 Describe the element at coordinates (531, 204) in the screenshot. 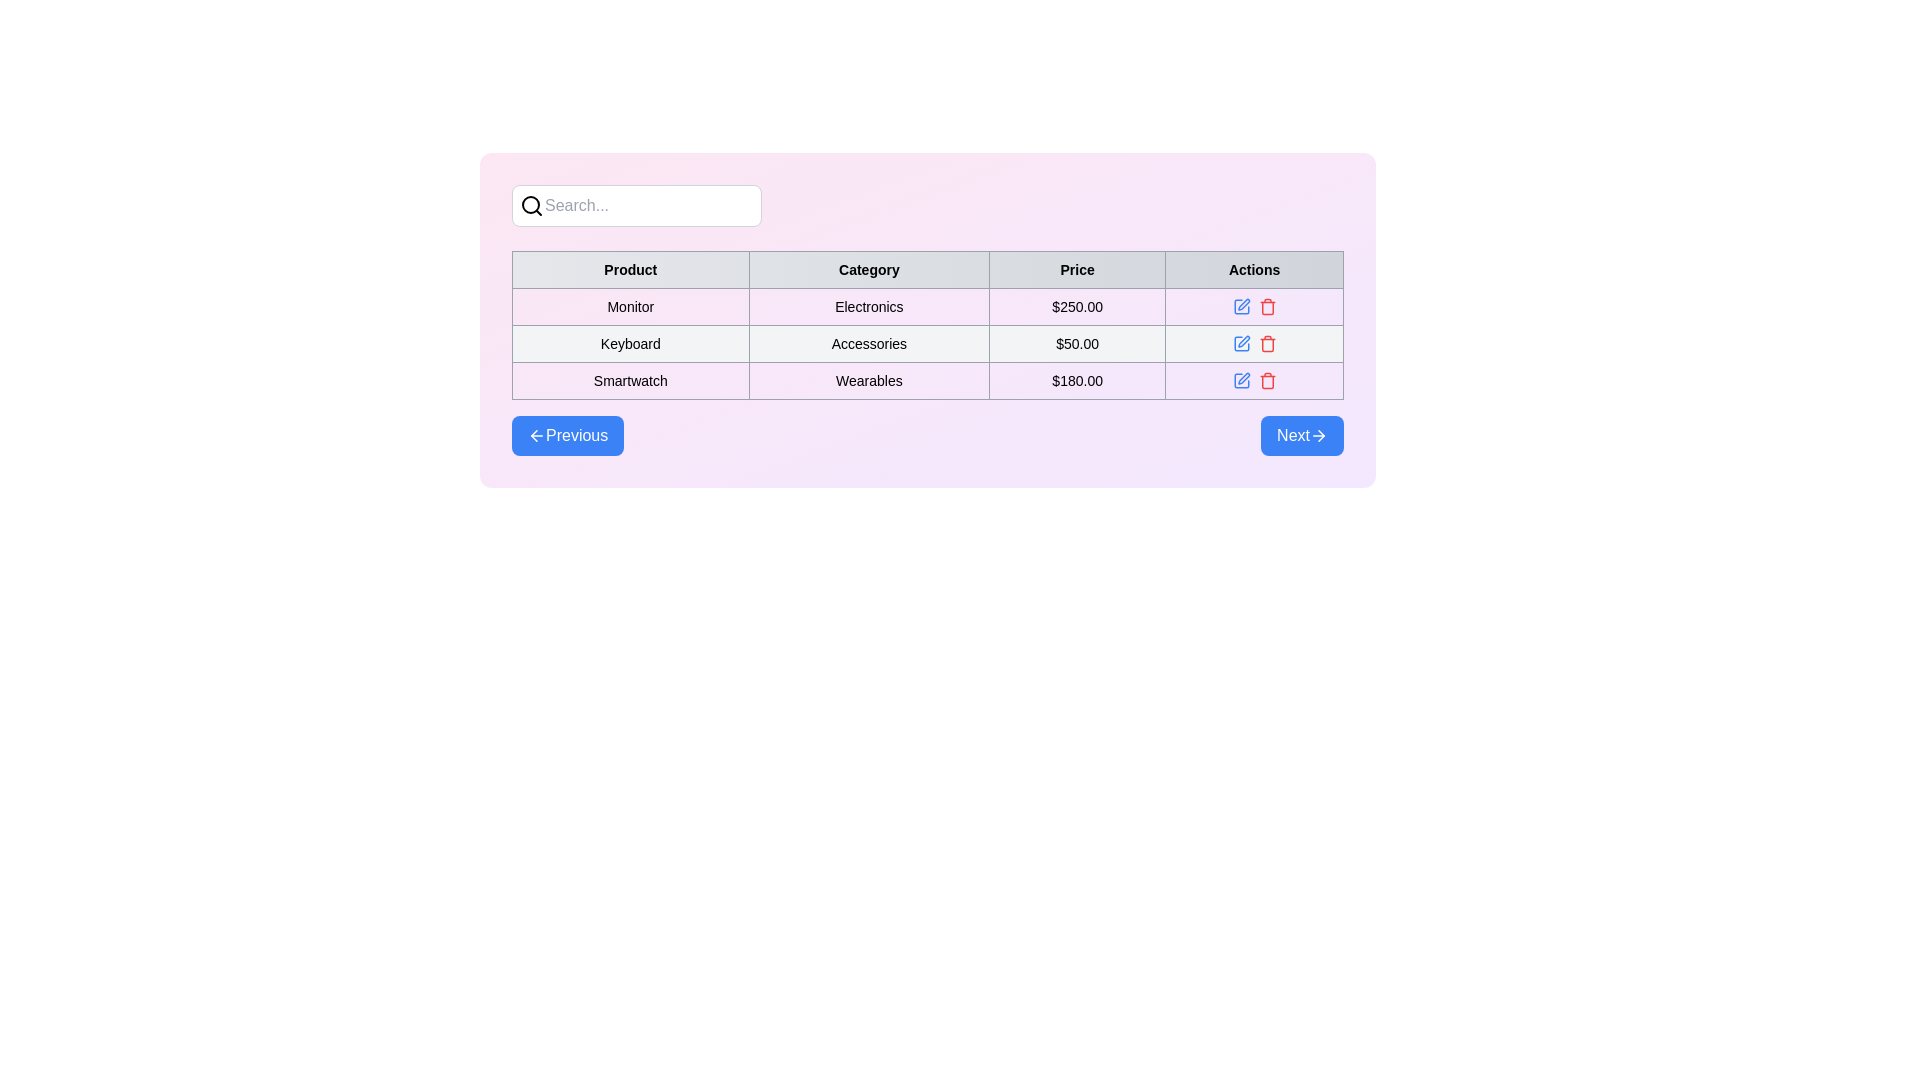

I see `the circular Decorative component located inside the magnifying glass icon at the beginning of the search bar` at that location.